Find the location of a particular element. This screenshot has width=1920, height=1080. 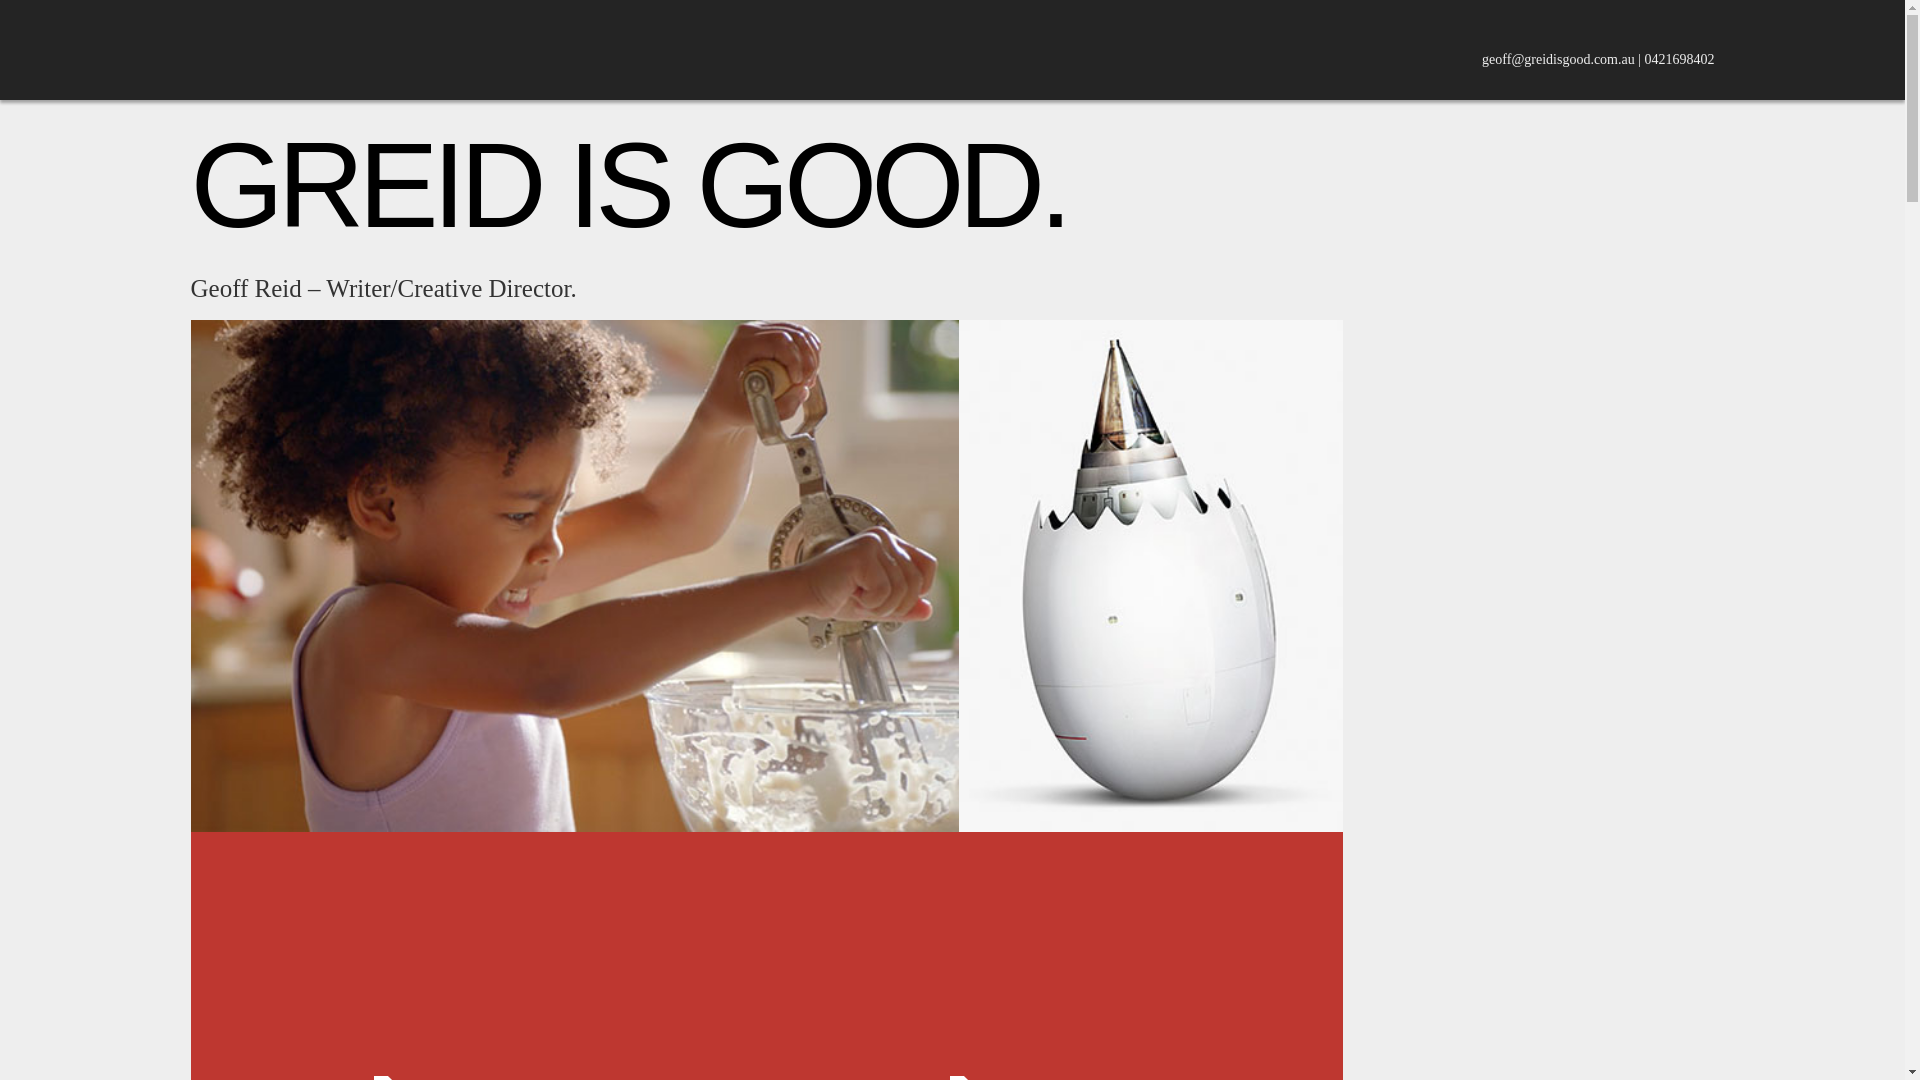

'geoff@greidisgood.com.au | 0421698402' is located at coordinates (1597, 58).